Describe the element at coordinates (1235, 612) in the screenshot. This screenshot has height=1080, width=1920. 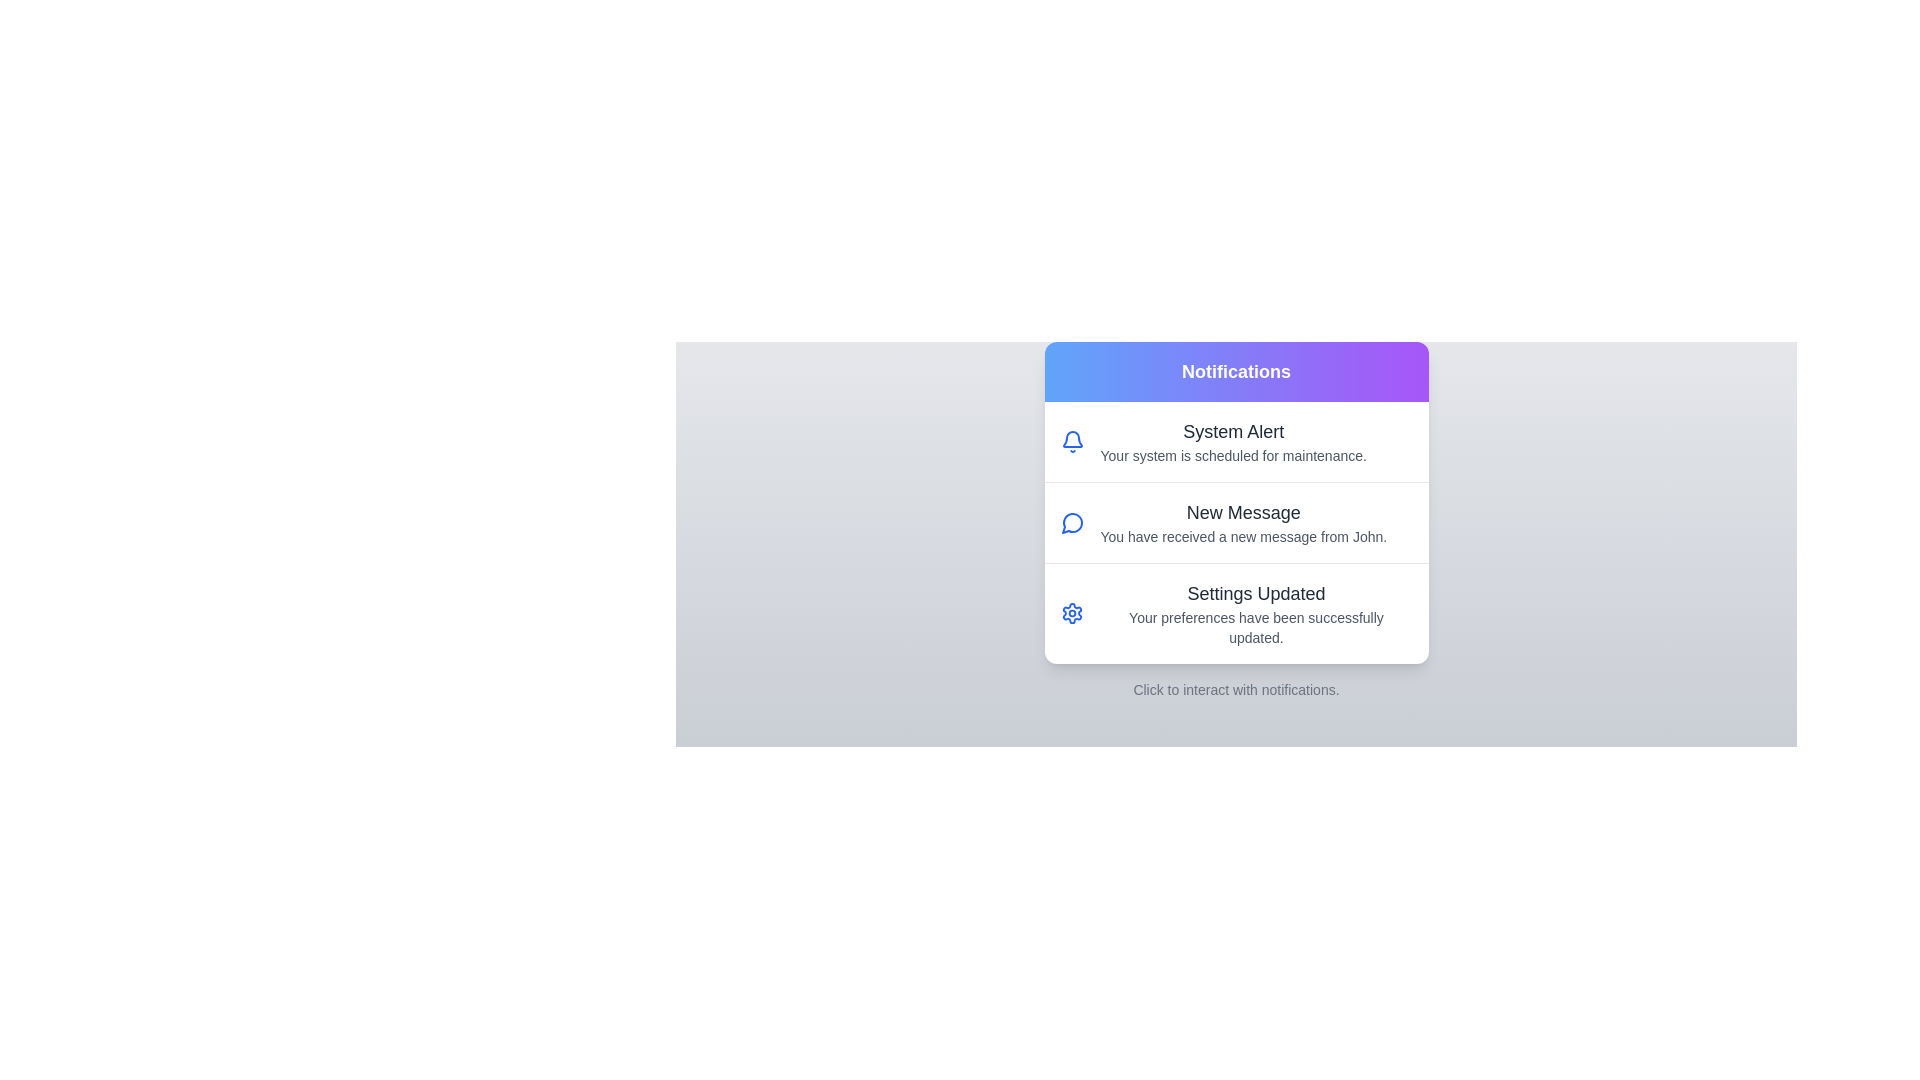
I see `the notification item Settings Updated to highlight it` at that location.